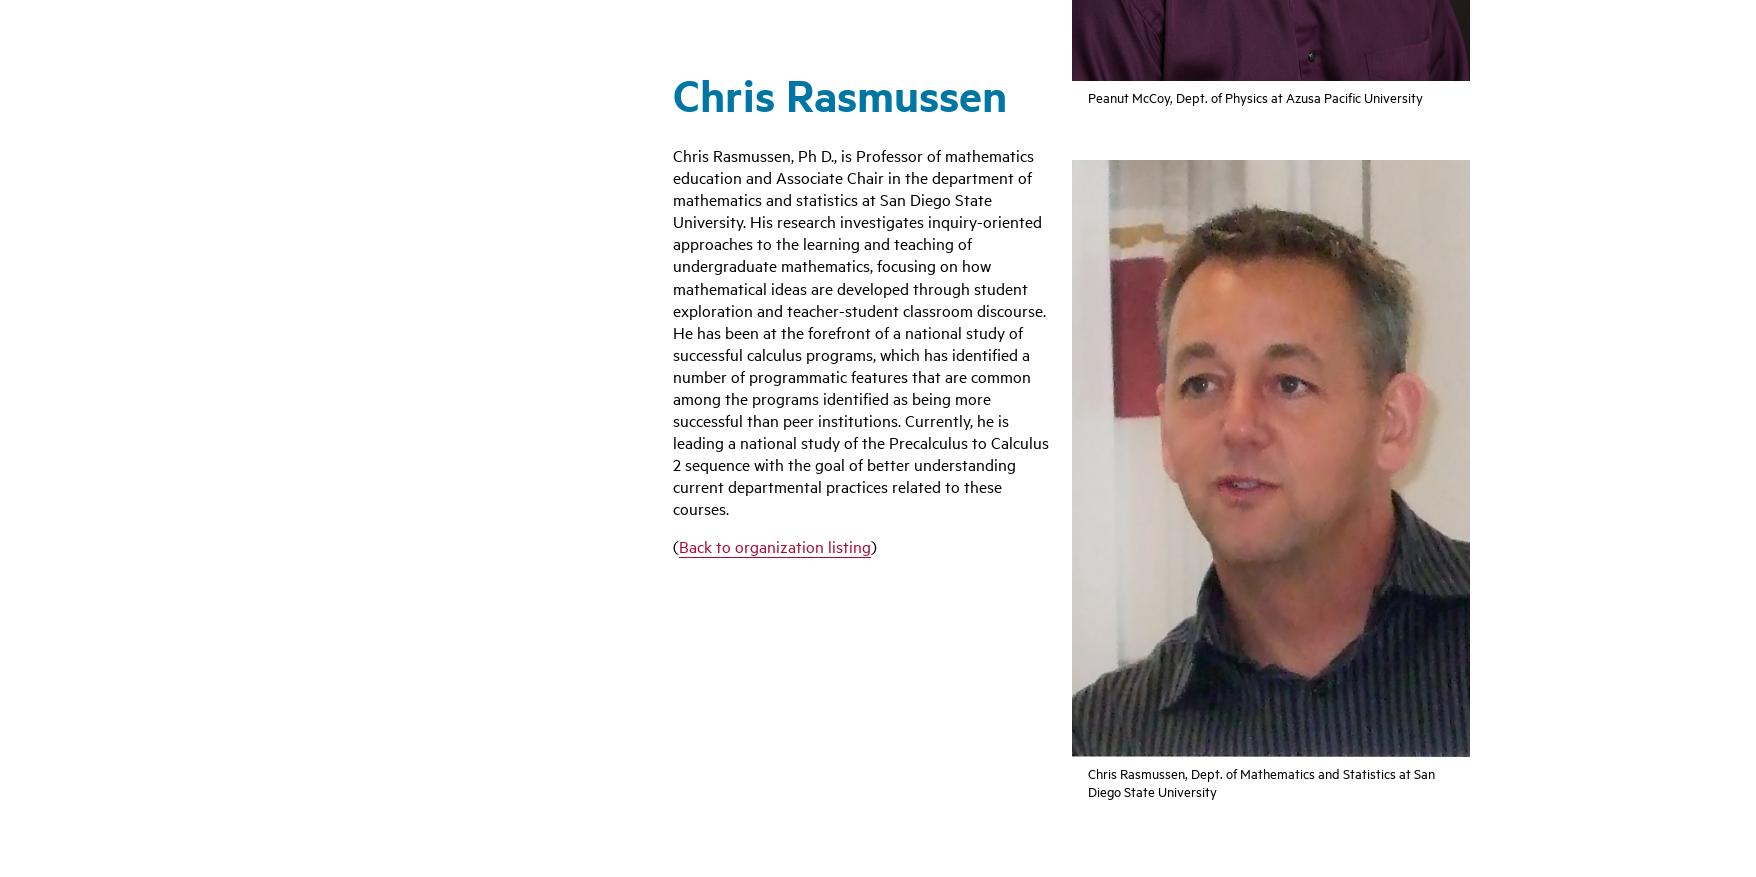  I want to click on 'Community and Neighbors', so click(1204, 552).